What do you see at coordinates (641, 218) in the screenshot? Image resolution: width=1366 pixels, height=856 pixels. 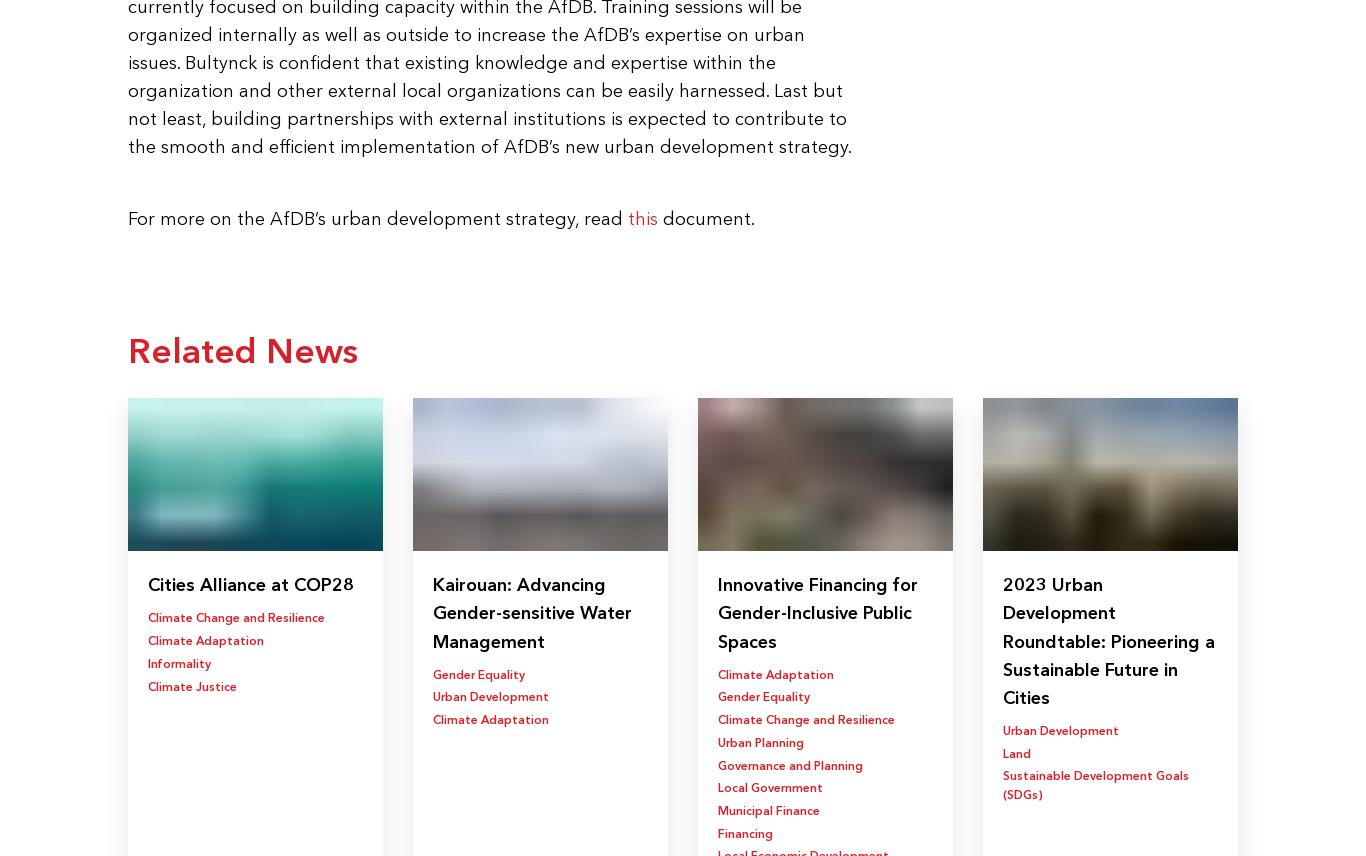 I see `'this'` at bounding box center [641, 218].